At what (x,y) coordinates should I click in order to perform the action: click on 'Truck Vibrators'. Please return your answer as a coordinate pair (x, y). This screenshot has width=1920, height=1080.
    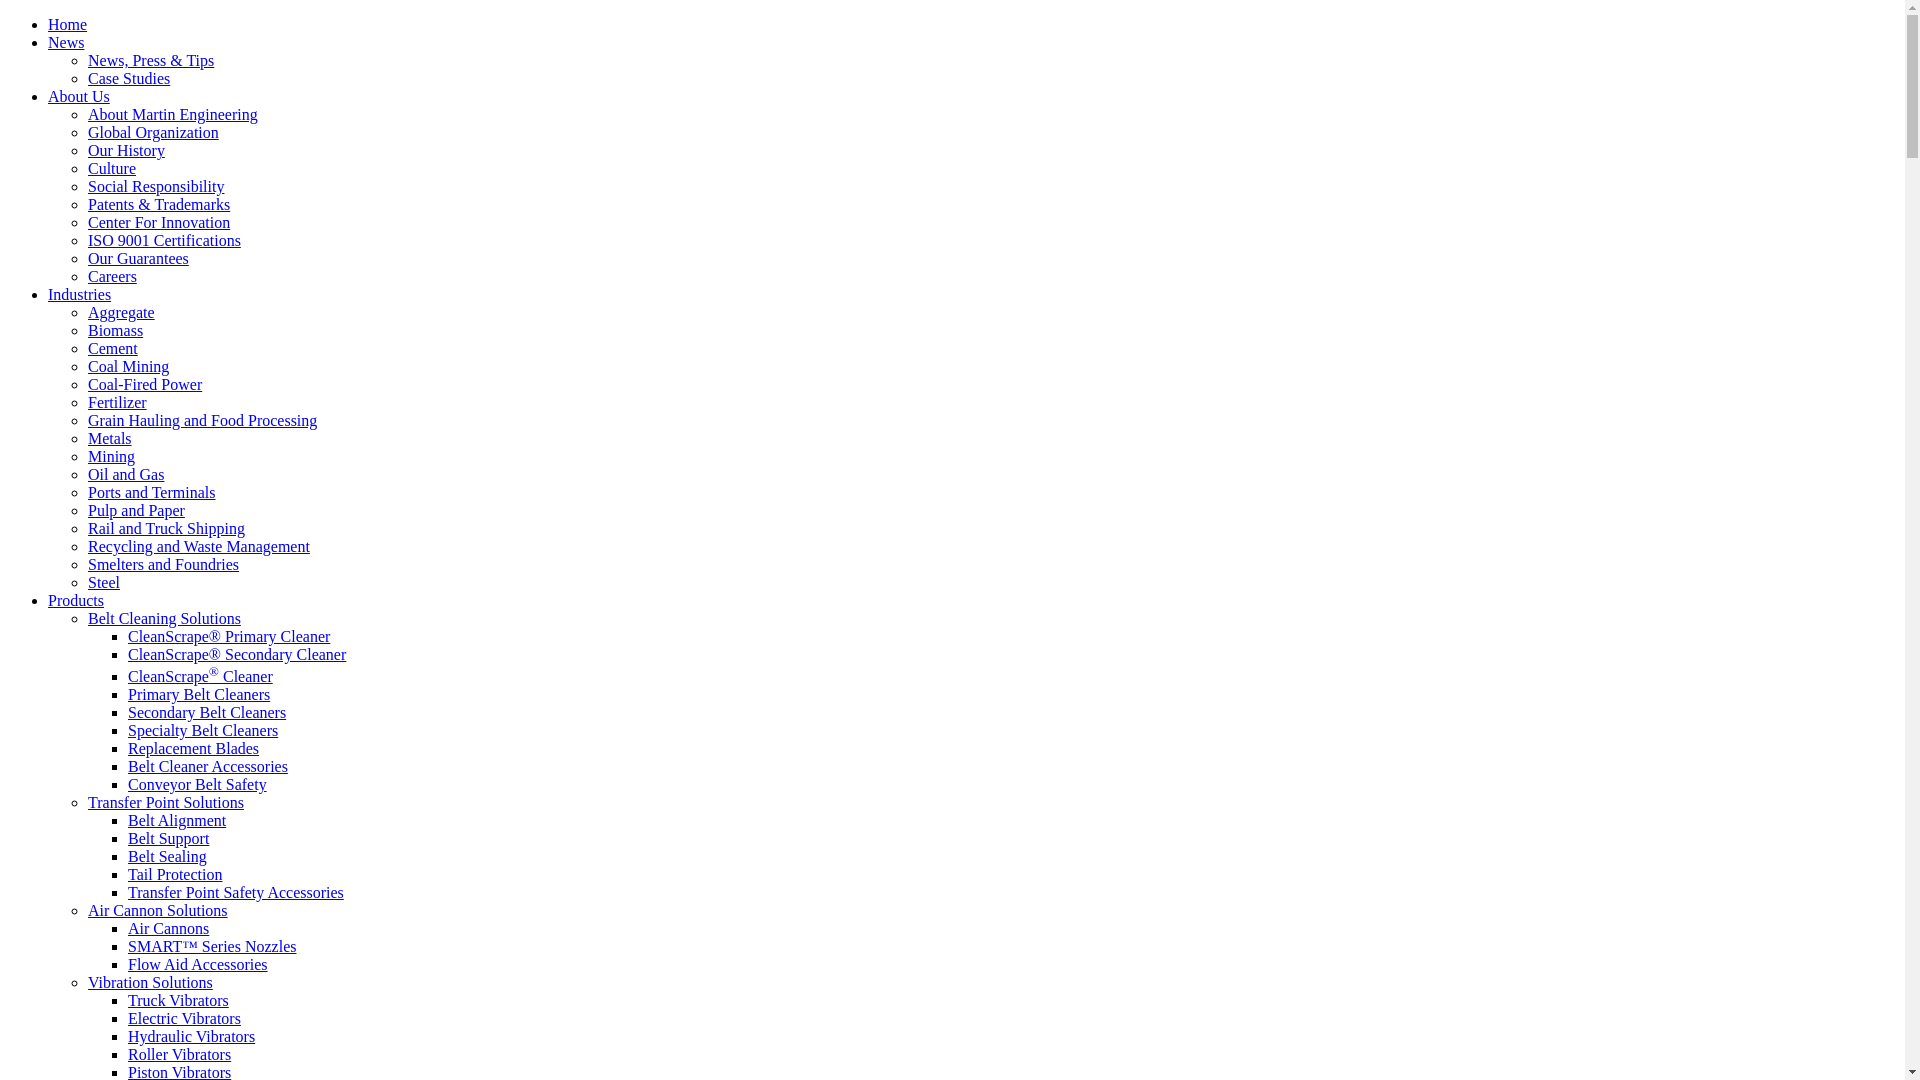
    Looking at the image, I should click on (127, 1000).